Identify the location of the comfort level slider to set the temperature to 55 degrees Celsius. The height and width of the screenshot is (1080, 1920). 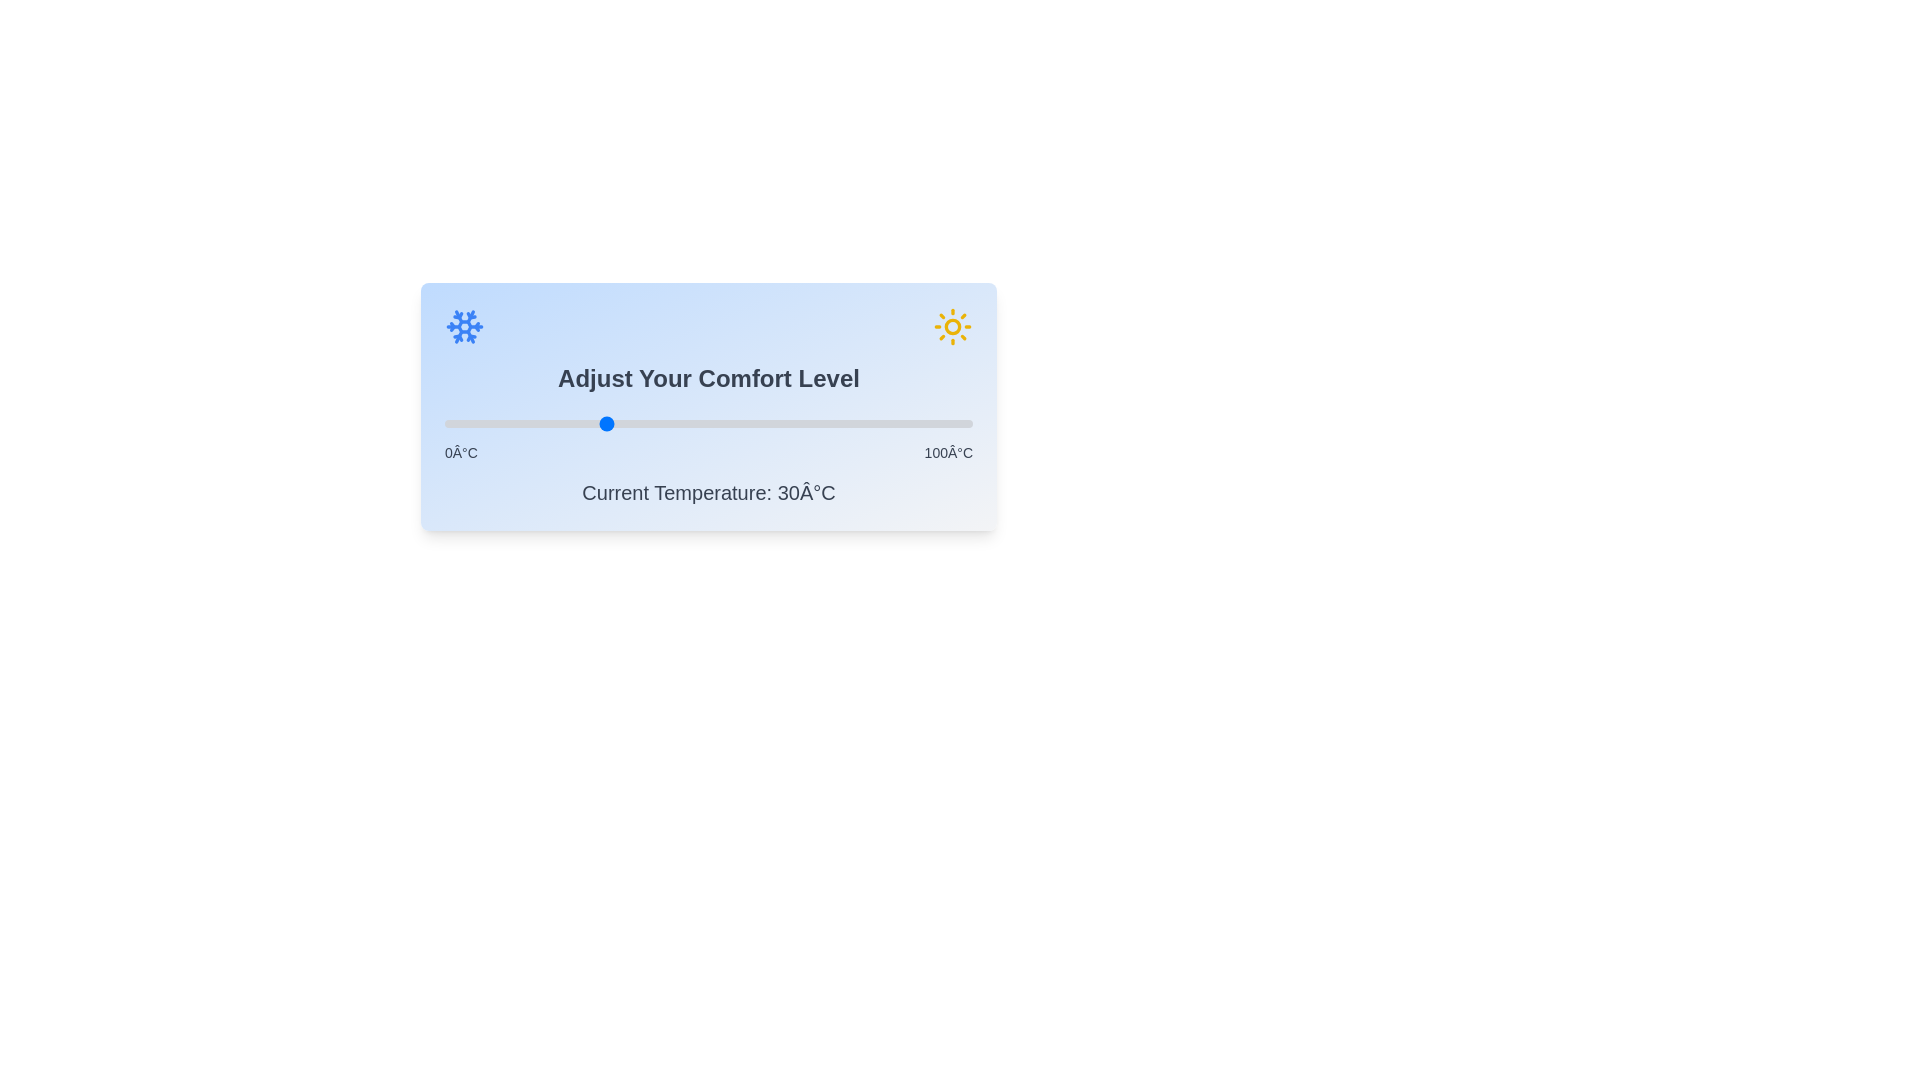
(734, 423).